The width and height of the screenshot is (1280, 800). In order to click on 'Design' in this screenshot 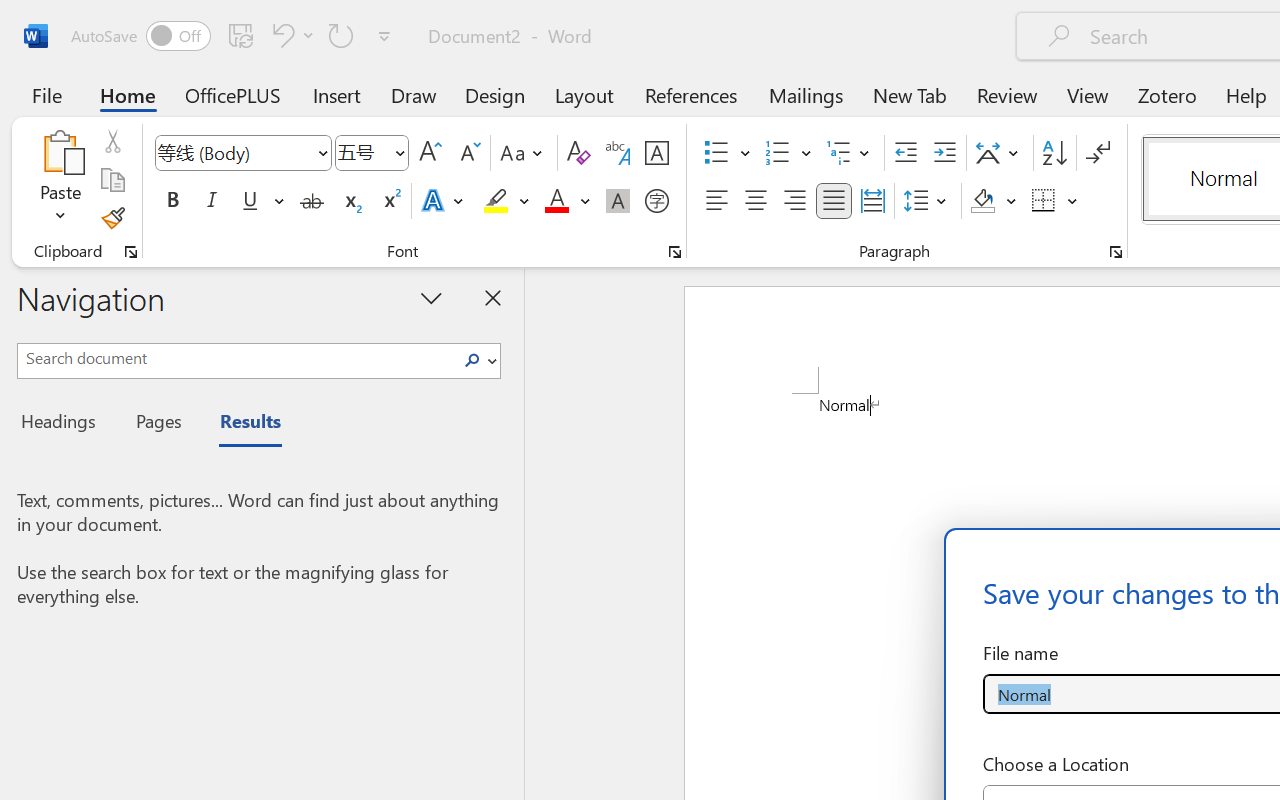, I will do `click(495, 94)`.